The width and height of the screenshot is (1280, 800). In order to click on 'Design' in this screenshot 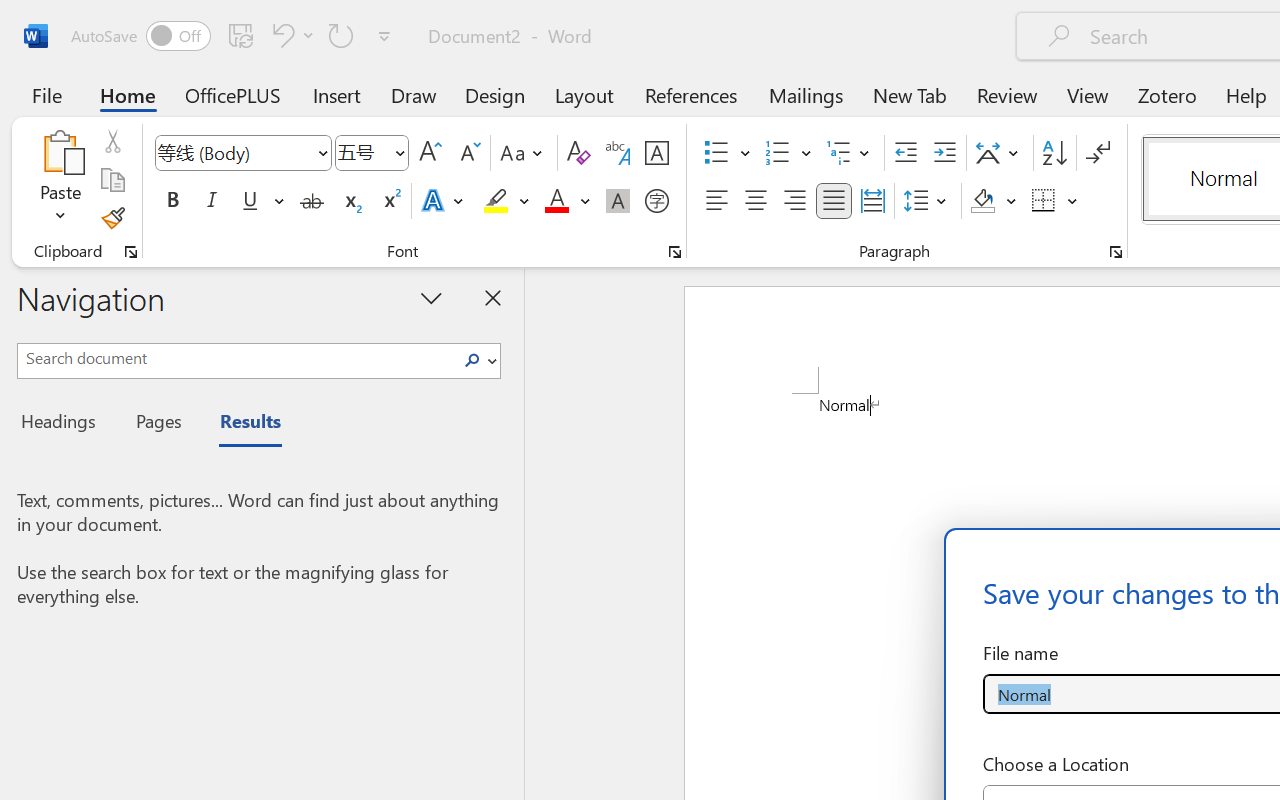, I will do `click(495, 94)`.